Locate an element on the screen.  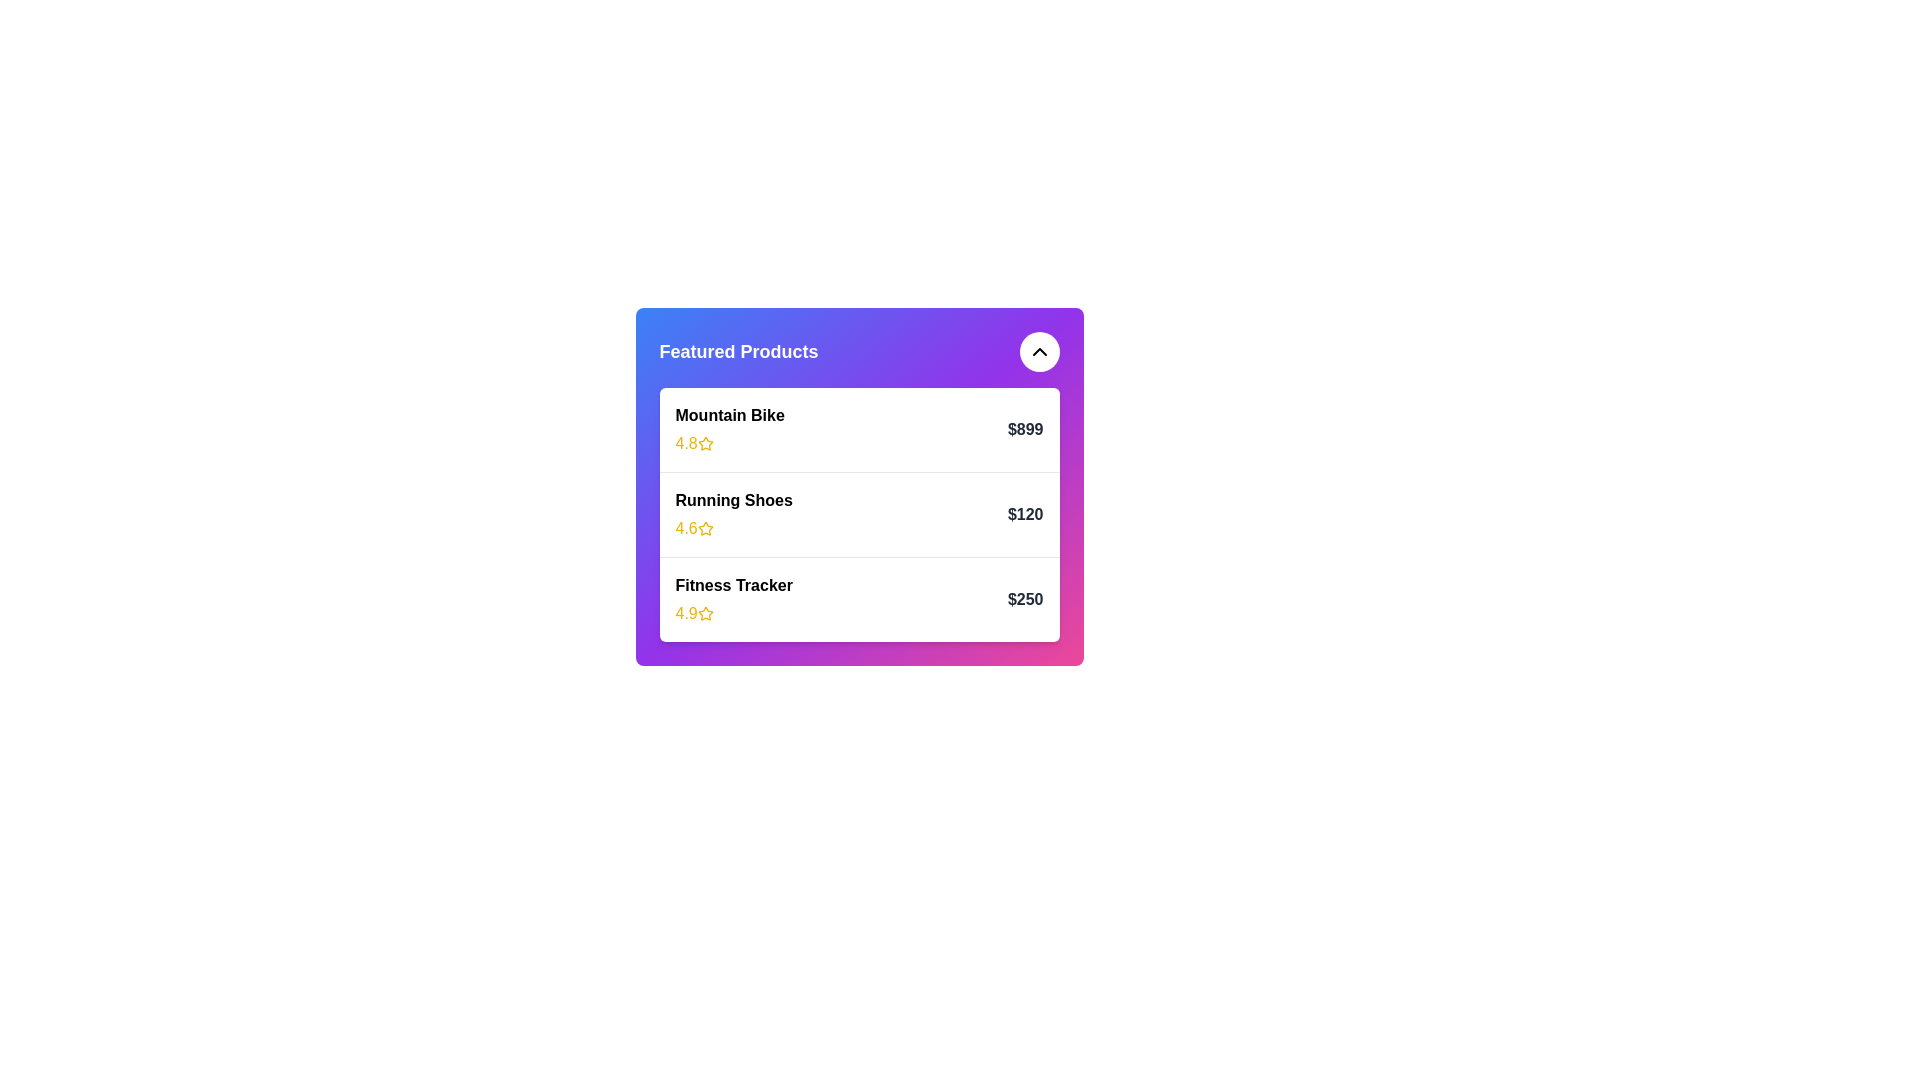
the second product entry in the 'Featured Products' list, which displays the product name, rating, and price, located between 'Mountain Bike' and 'Fitness Tracker' is located at coordinates (859, 486).